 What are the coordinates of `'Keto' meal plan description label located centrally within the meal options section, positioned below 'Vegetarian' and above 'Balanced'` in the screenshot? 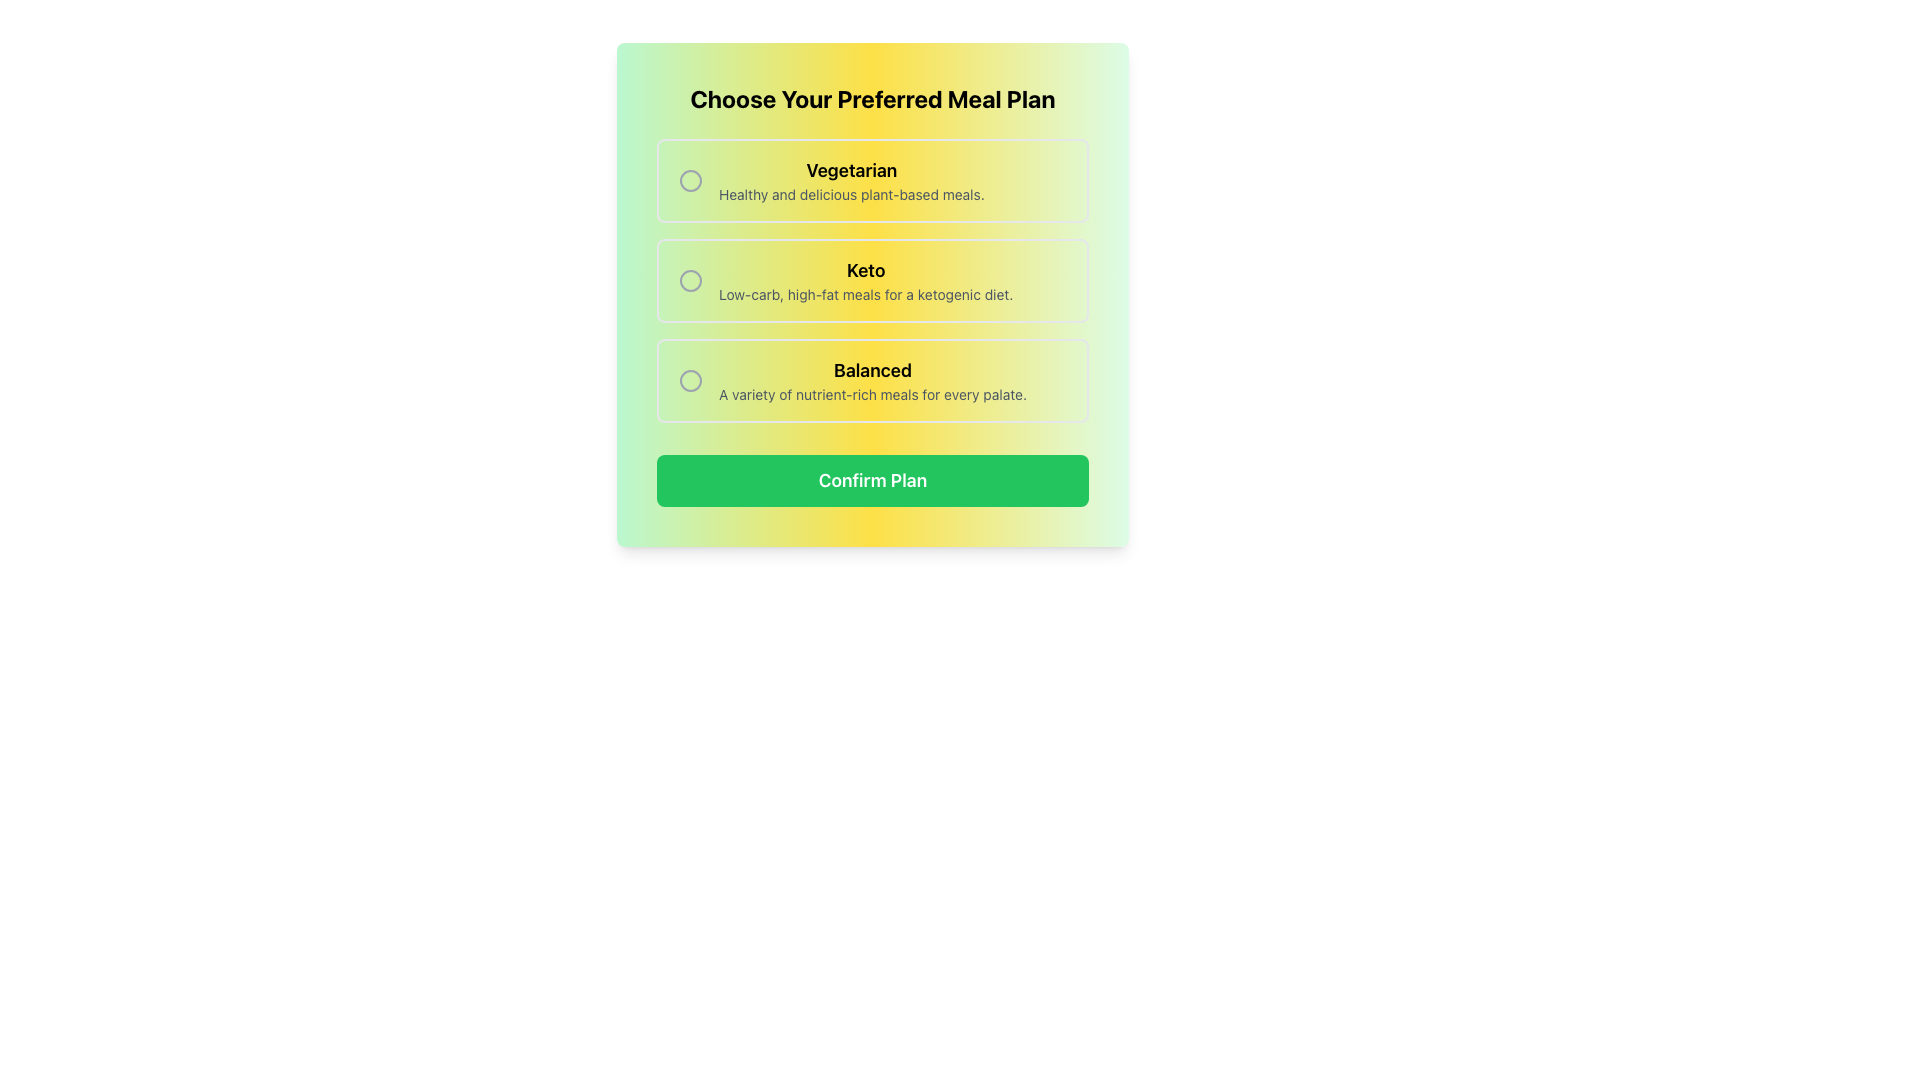 It's located at (866, 281).